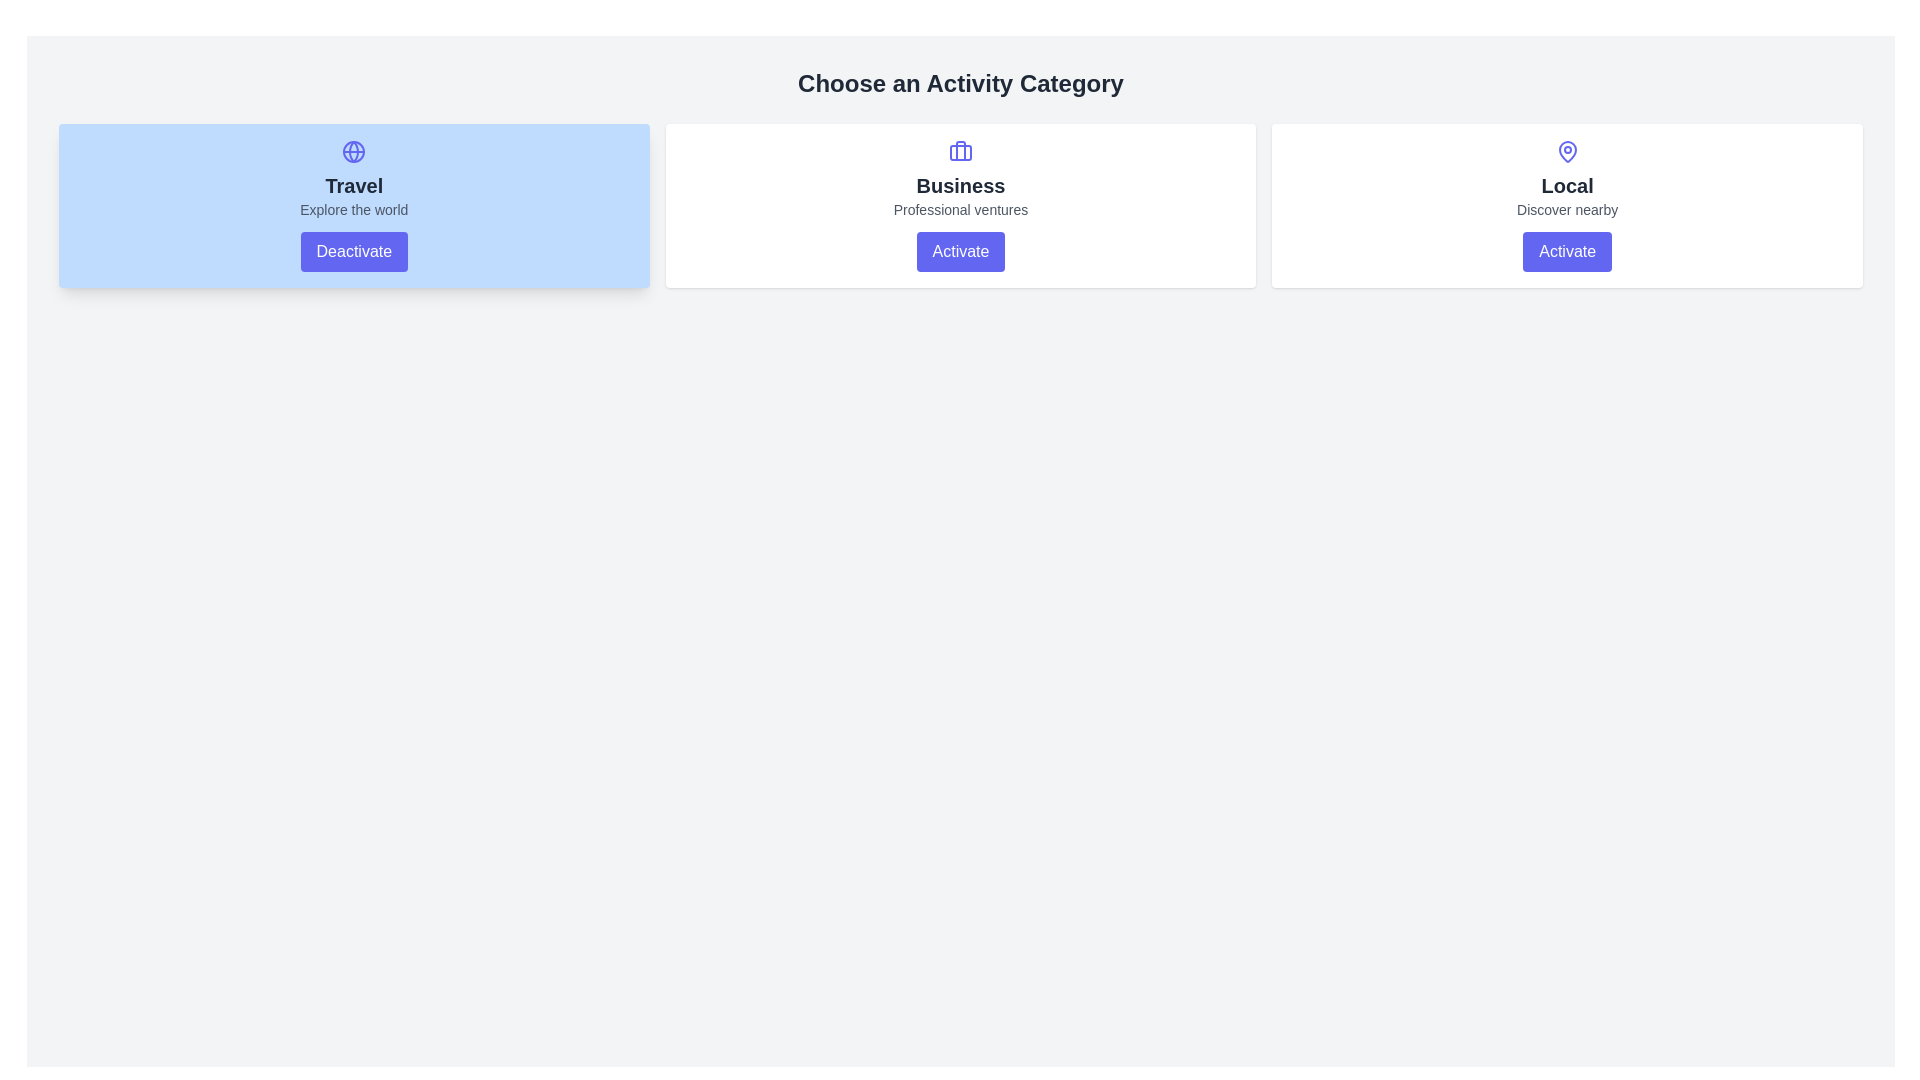  Describe the element at coordinates (354, 150) in the screenshot. I see `the travel icon located at the top of the first card in the horizontally arranged list, which helps users identify the travel category` at that location.